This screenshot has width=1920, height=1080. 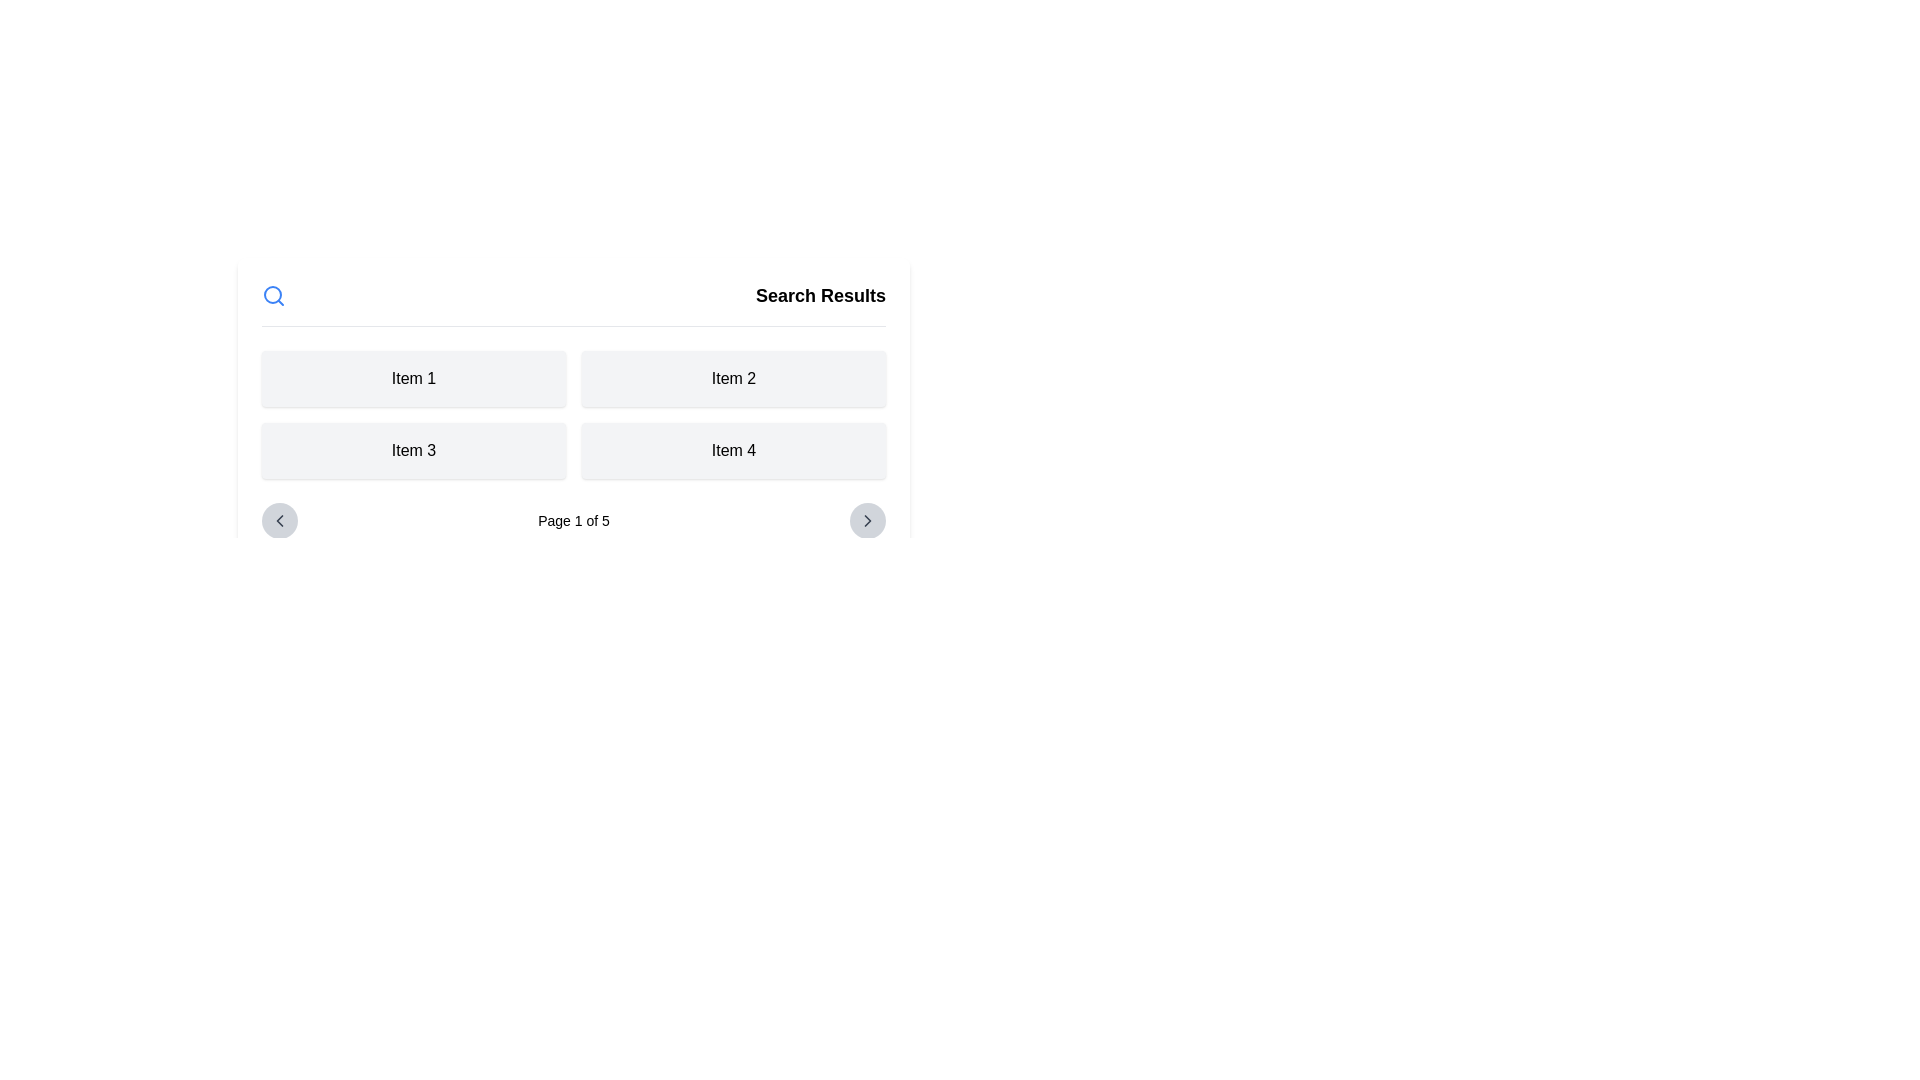 I want to click on the rightward-pointing chevron arrow located in the bottom-right corner of the navigation control section, so click(x=868, y=519).